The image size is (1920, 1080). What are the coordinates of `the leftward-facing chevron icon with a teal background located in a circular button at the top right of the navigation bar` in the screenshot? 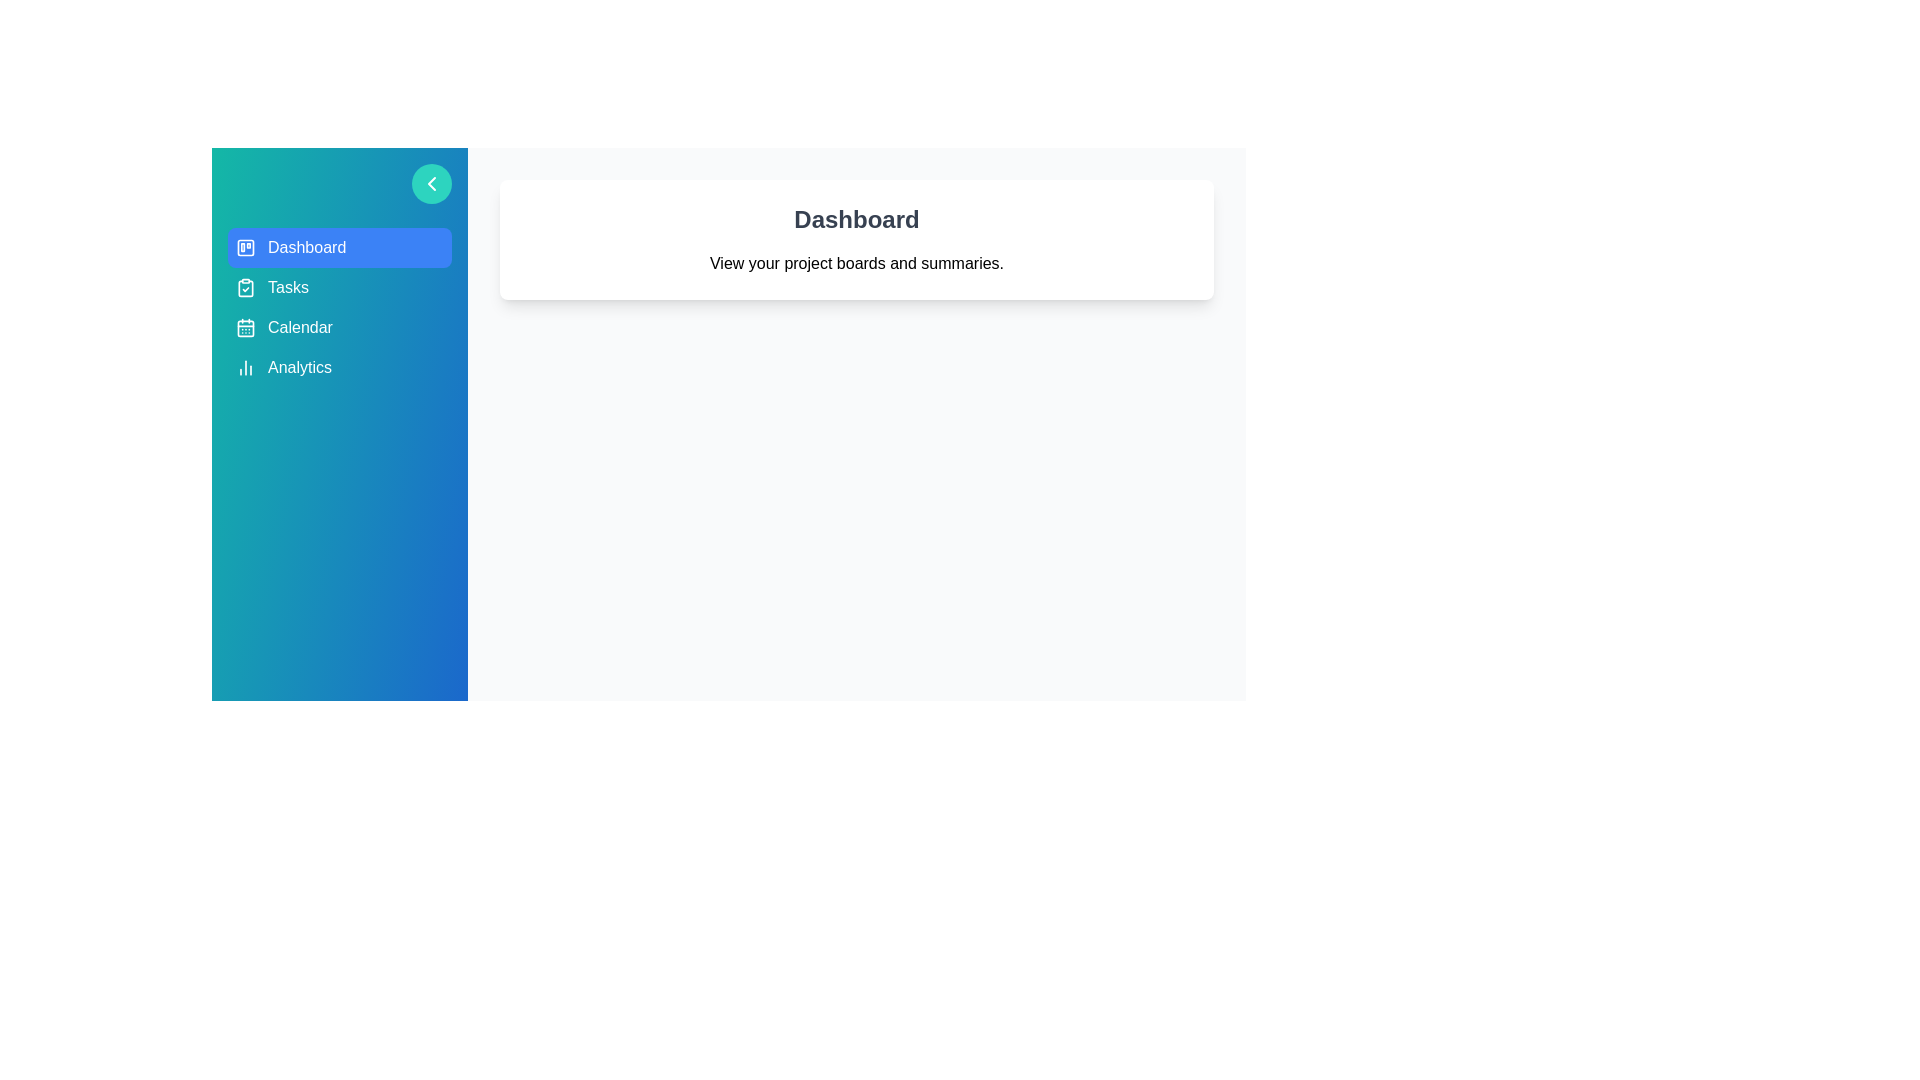 It's located at (431, 184).